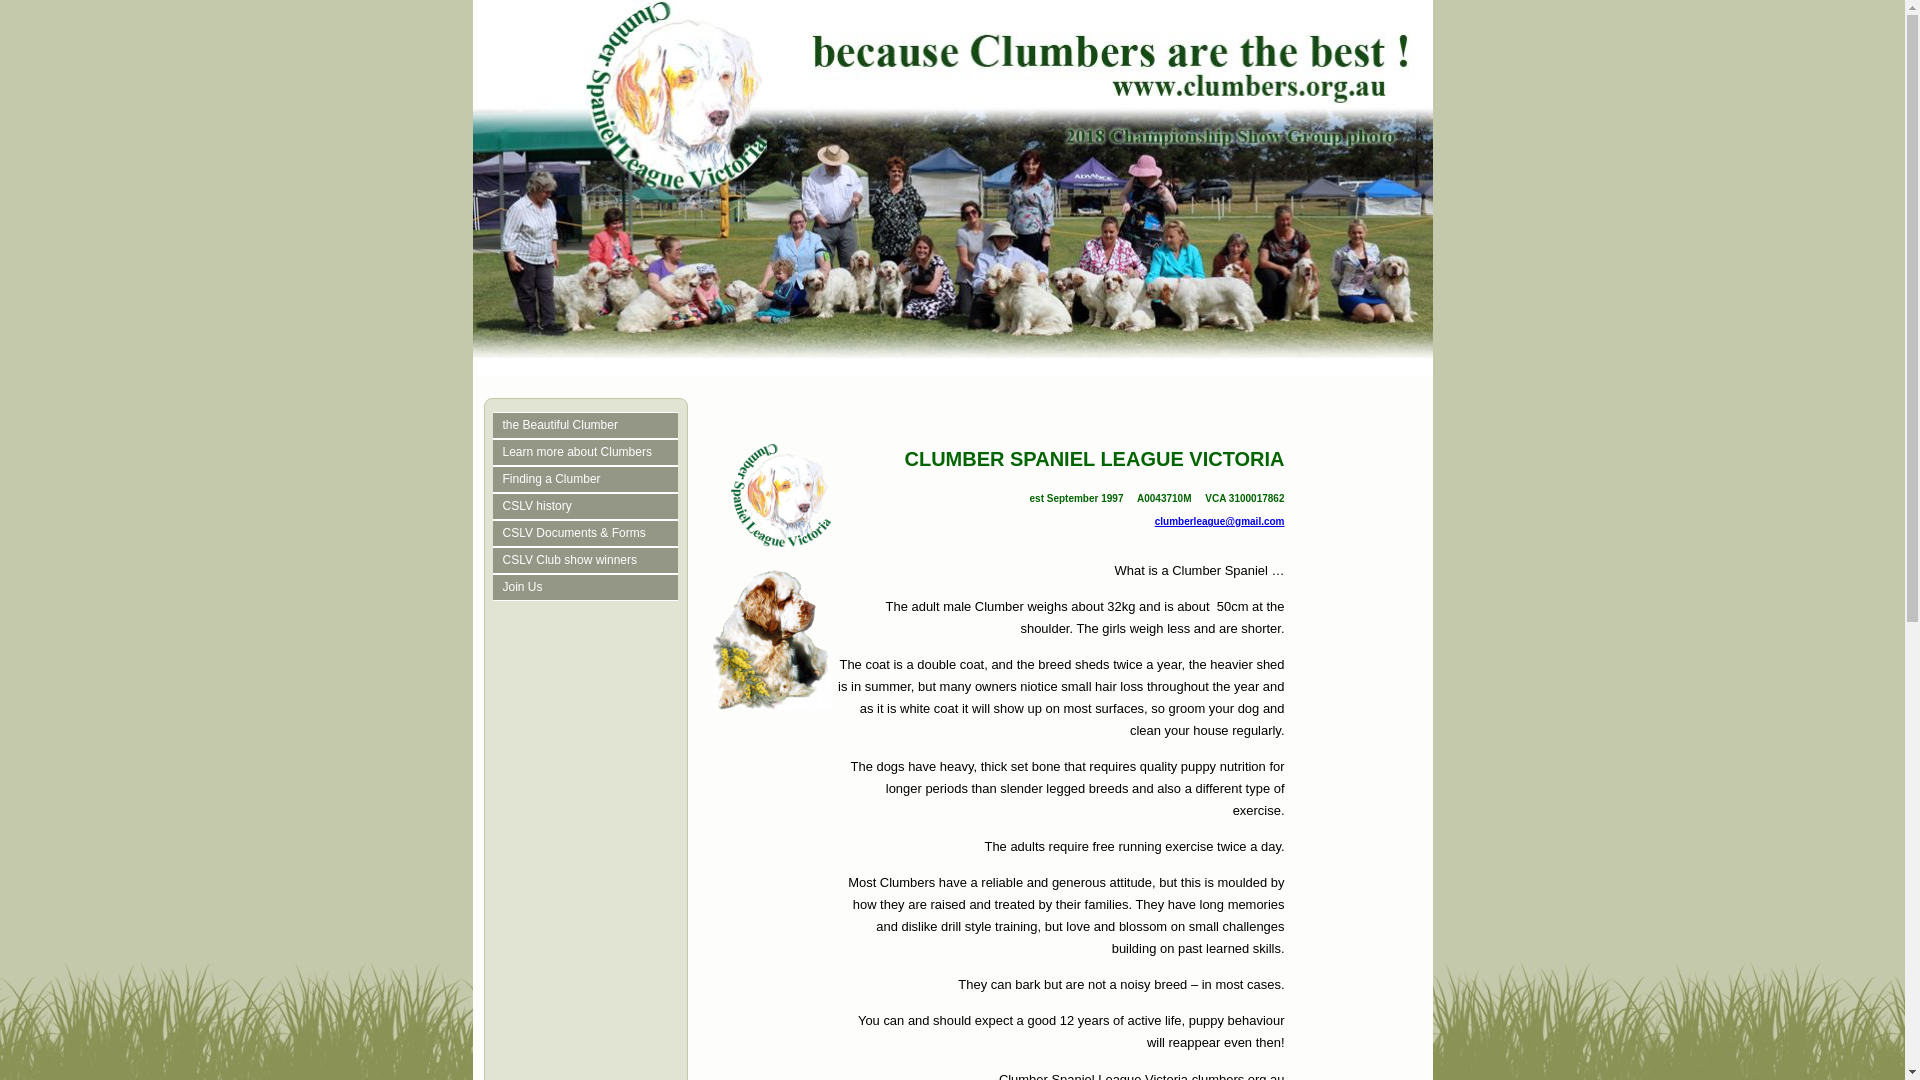 The image size is (1920, 1080). What do you see at coordinates (502, 505) in the screenshot?
I see `'CSLV history'` at bounding box center [502, 505].